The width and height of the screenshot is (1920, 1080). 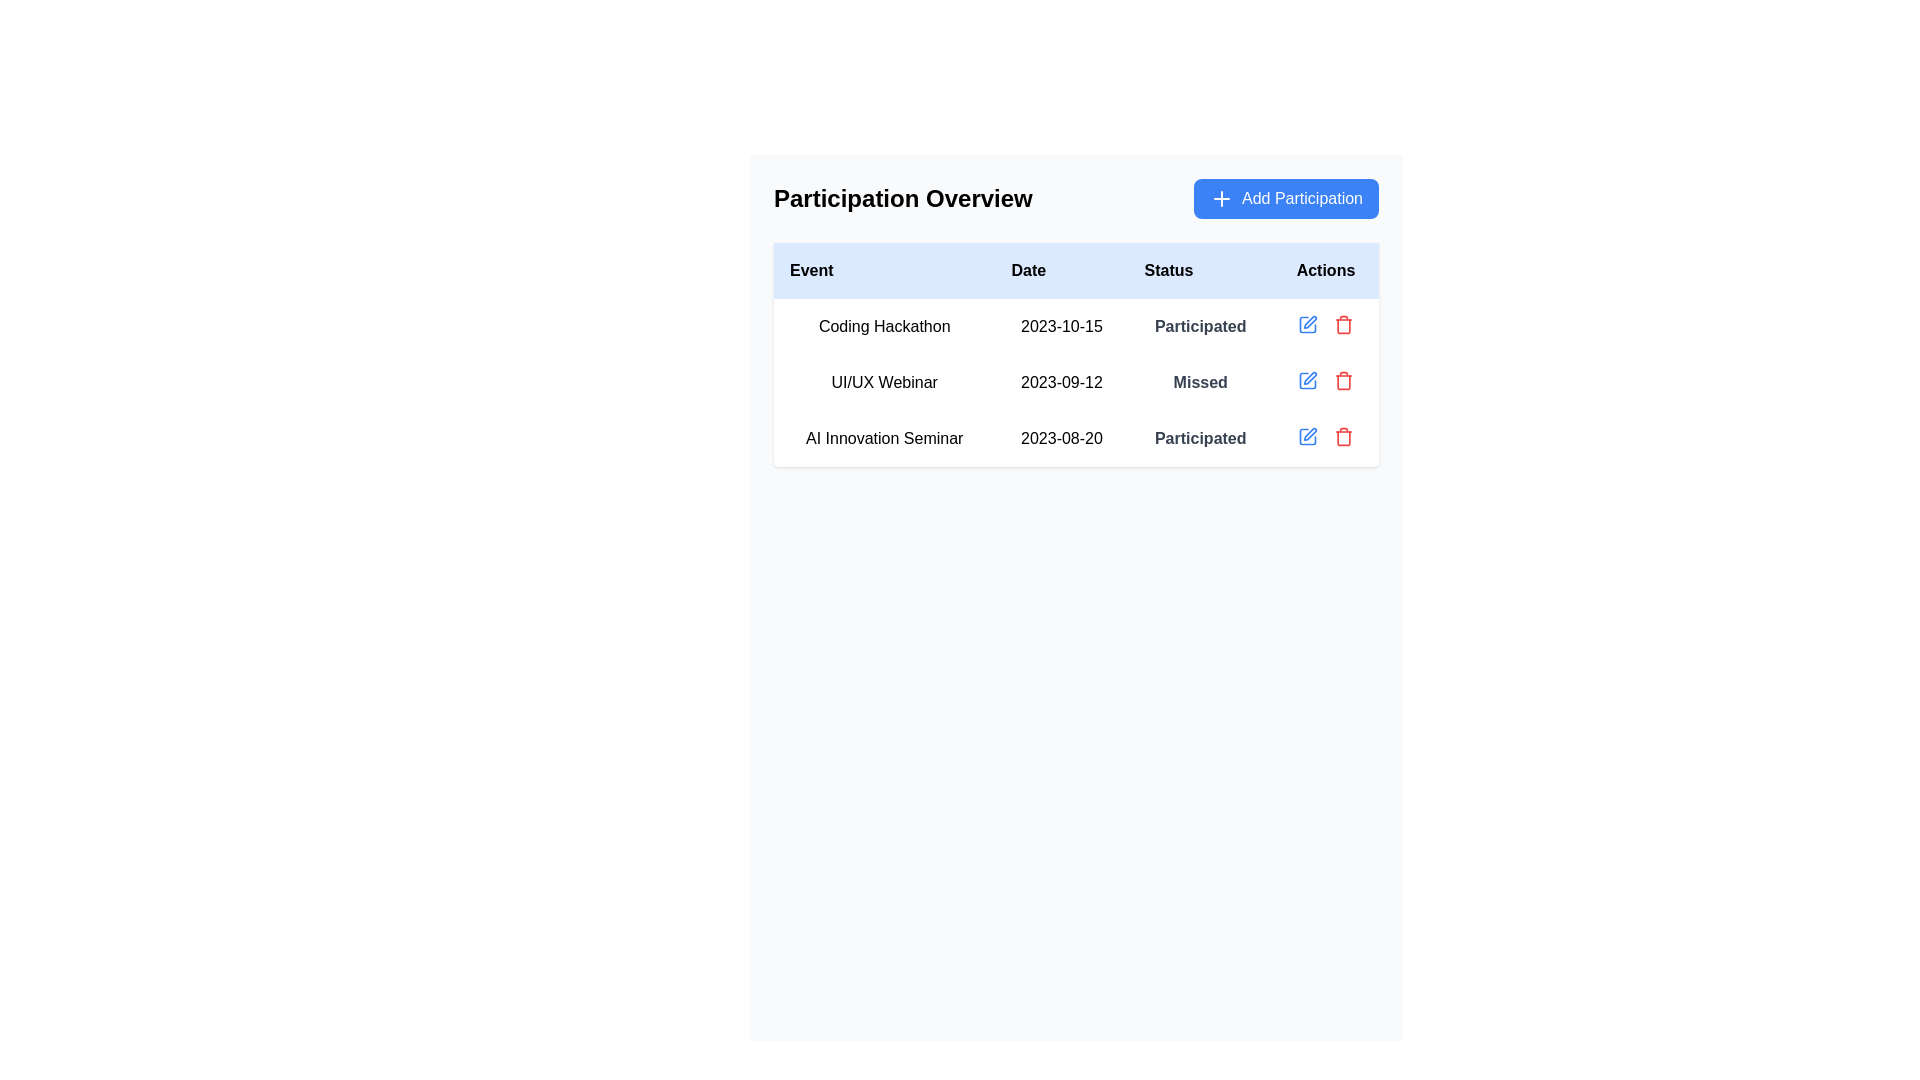 What do you see at coordinates (1344, 382) in the screenshot?
I see `the delete icon located in the 'Actions' column of the second row in the table` at bounding box center [1344, 382].